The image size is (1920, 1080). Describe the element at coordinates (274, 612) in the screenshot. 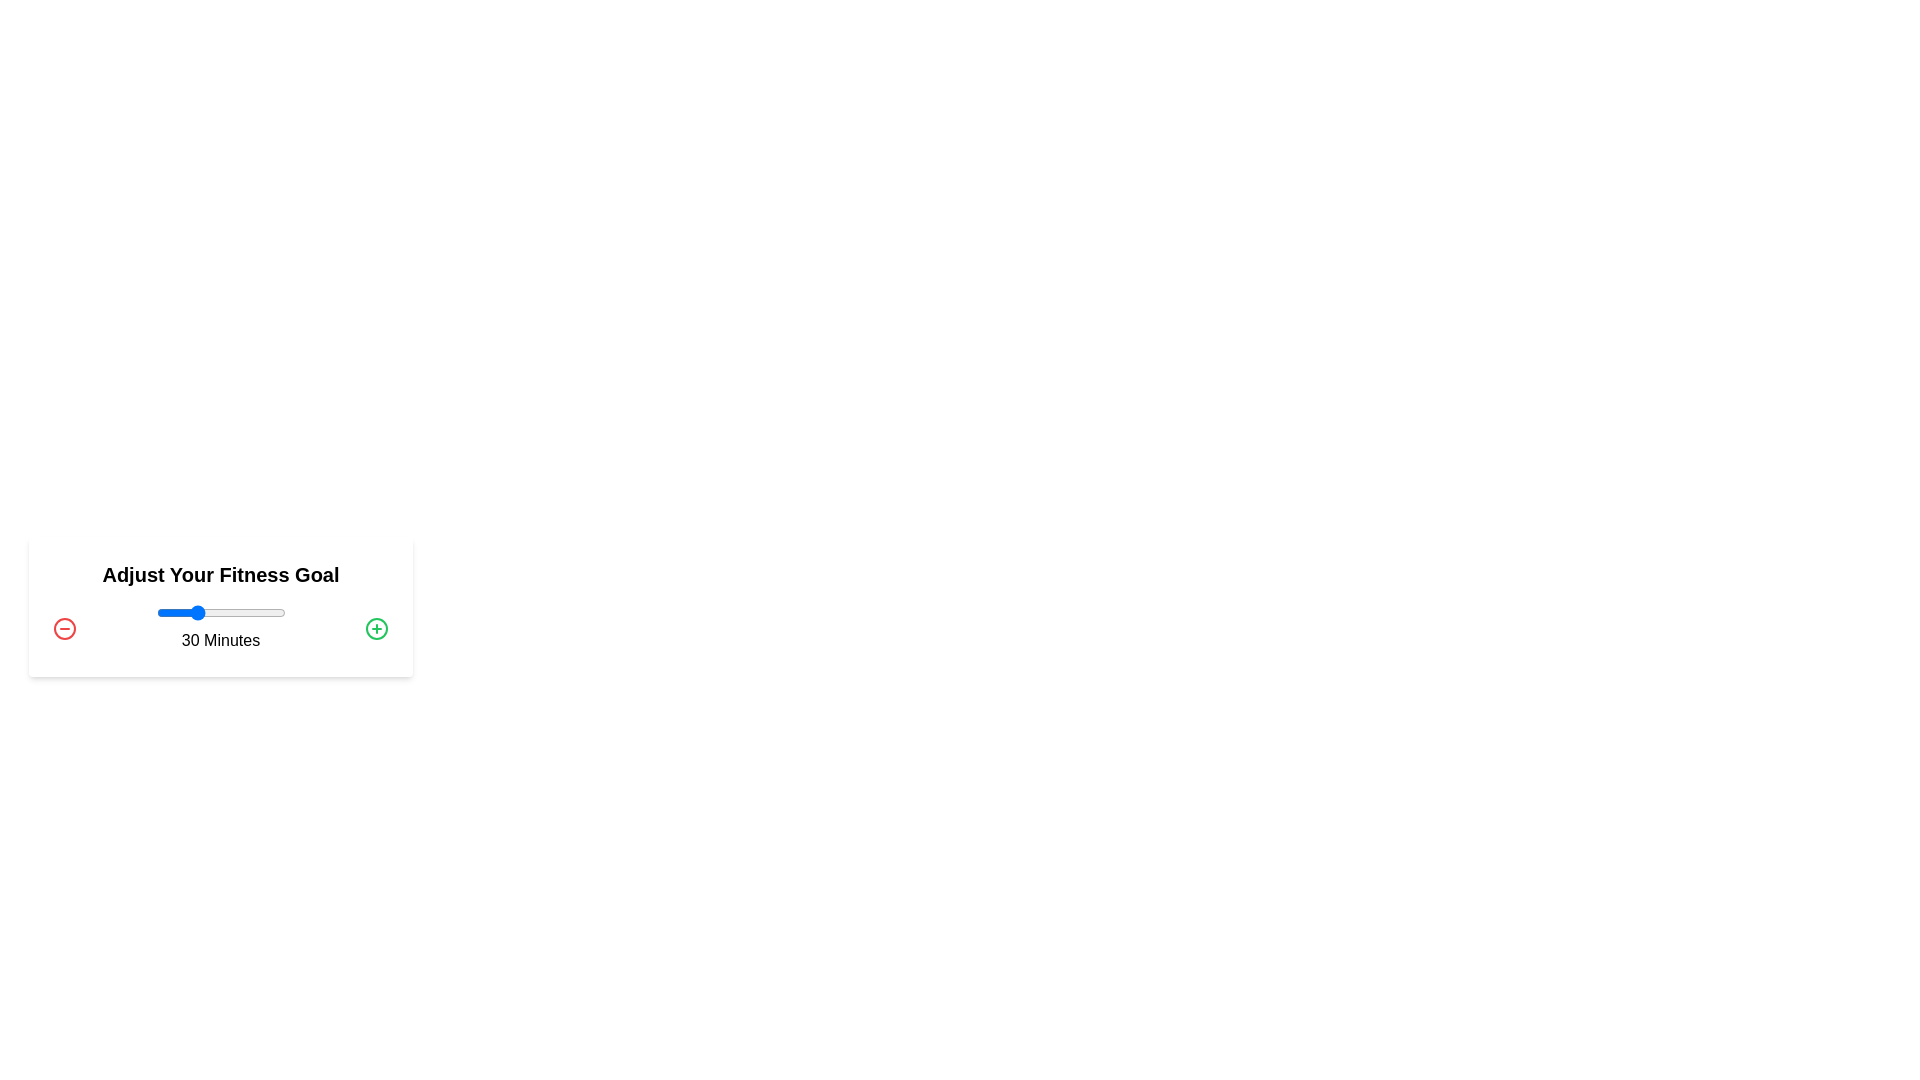

I see `the slider` at that location.